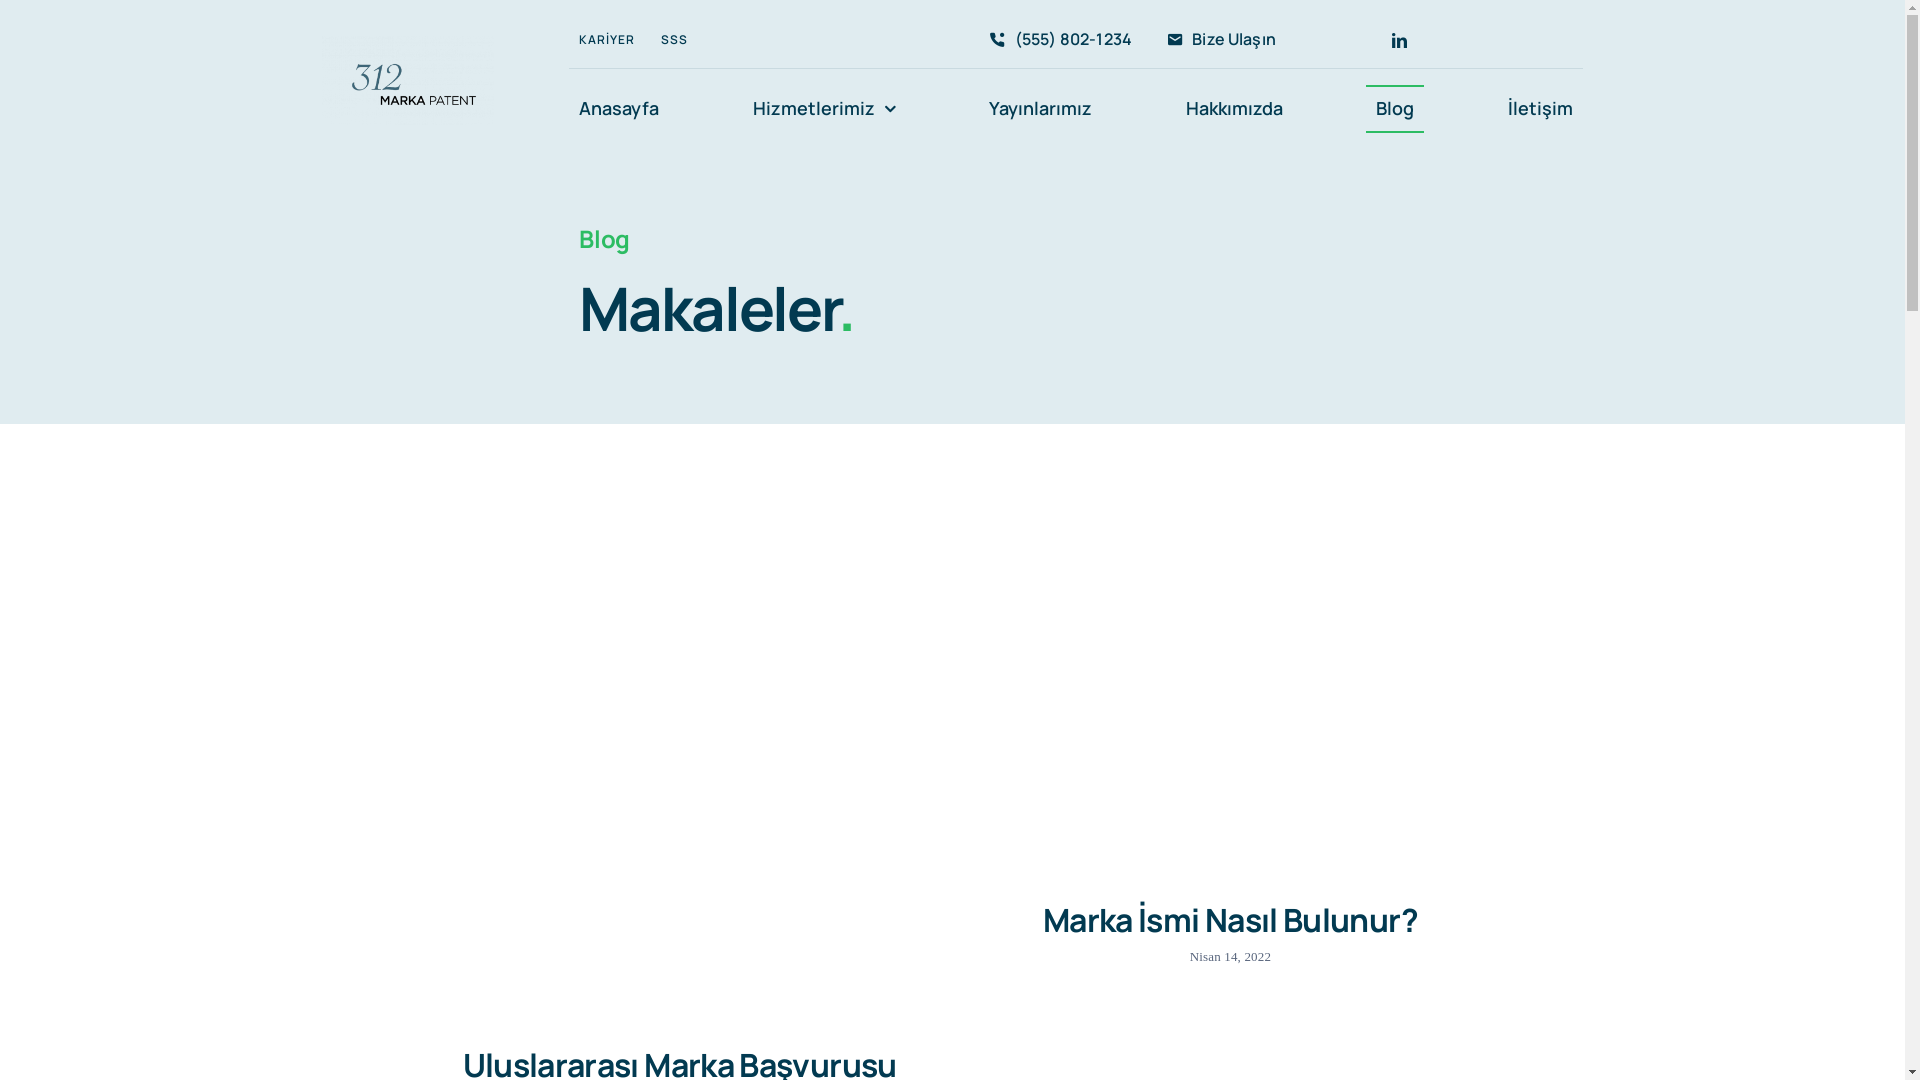  I want to click on 'SSS', so click(651, 39).